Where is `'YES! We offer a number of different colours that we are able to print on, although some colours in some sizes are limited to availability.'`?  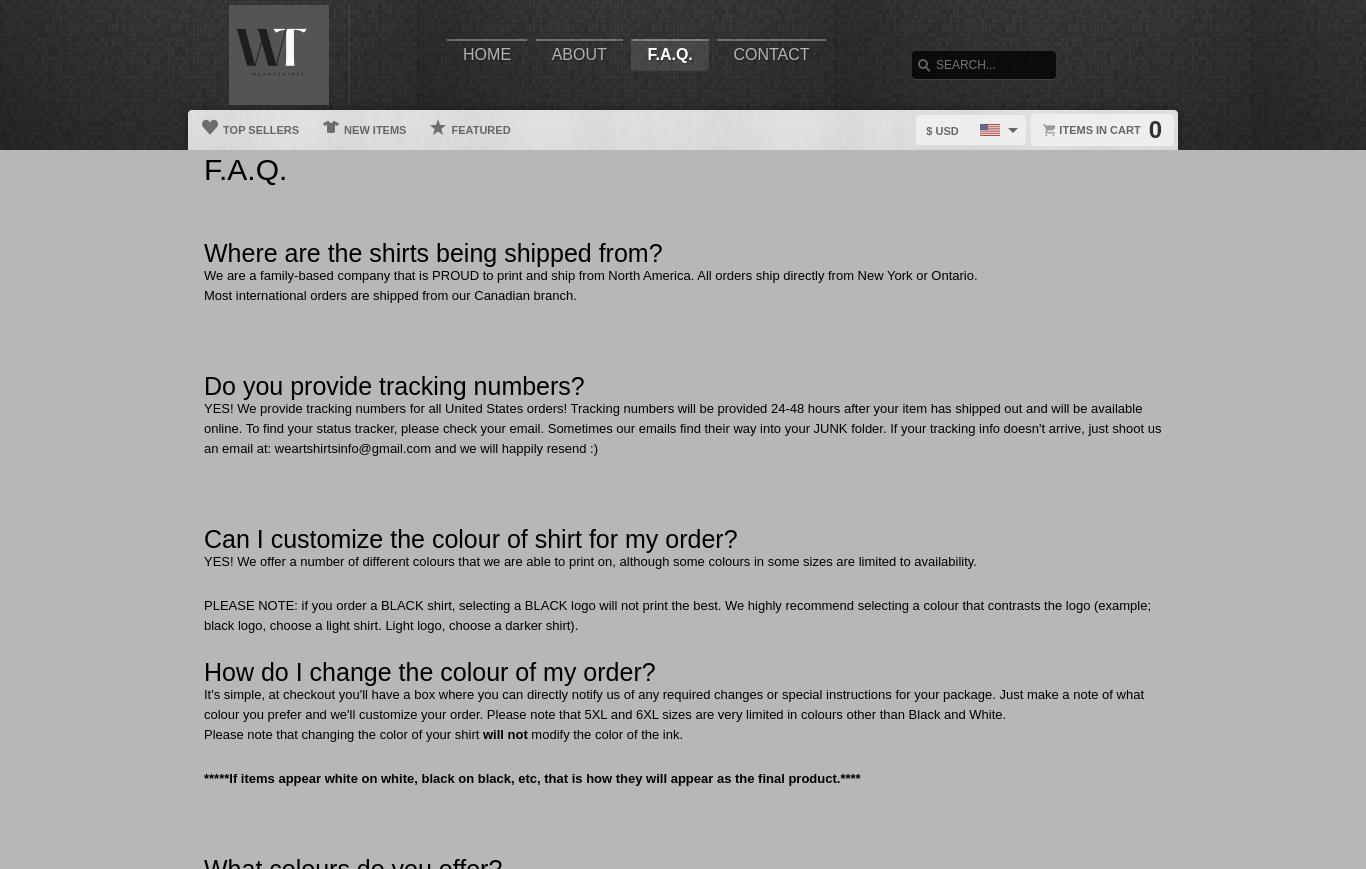
'YES! We offer a number of different colours that we are able to print on, although some colours in some sizes are limited to availability.' is located at coordinates (588, 561).